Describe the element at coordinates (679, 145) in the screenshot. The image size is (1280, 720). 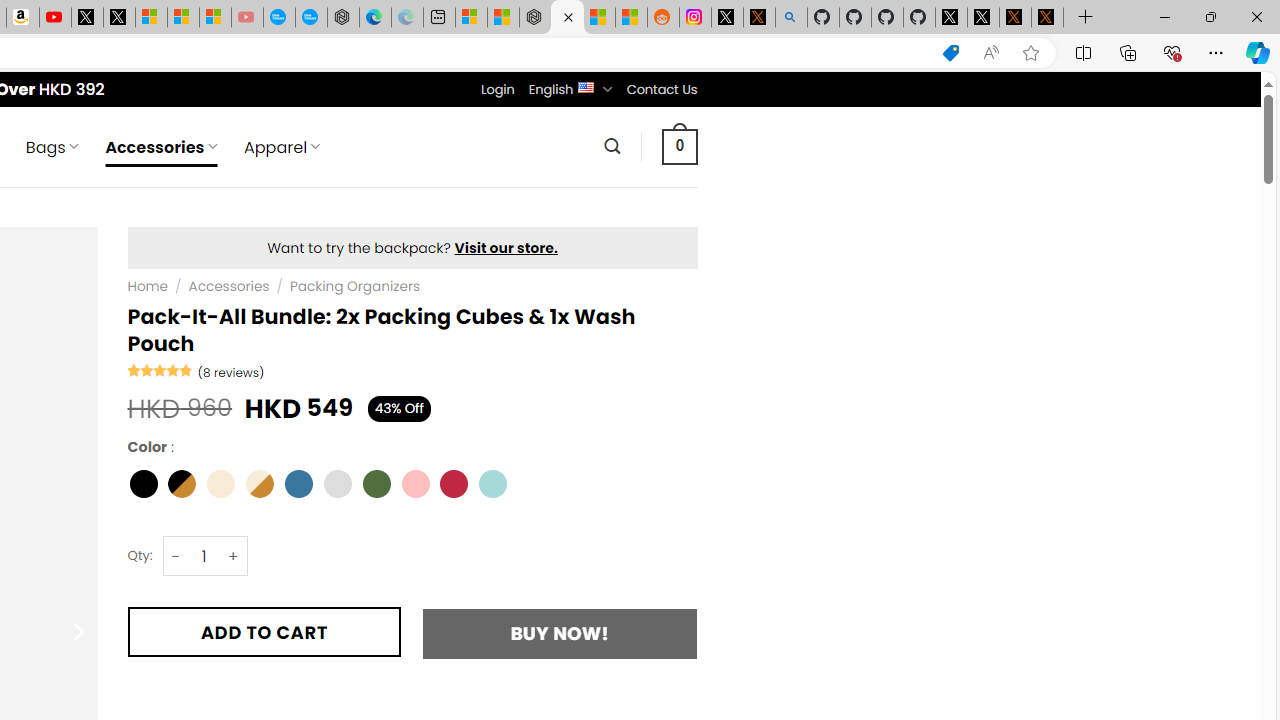
I see `'  0  '` at that location.